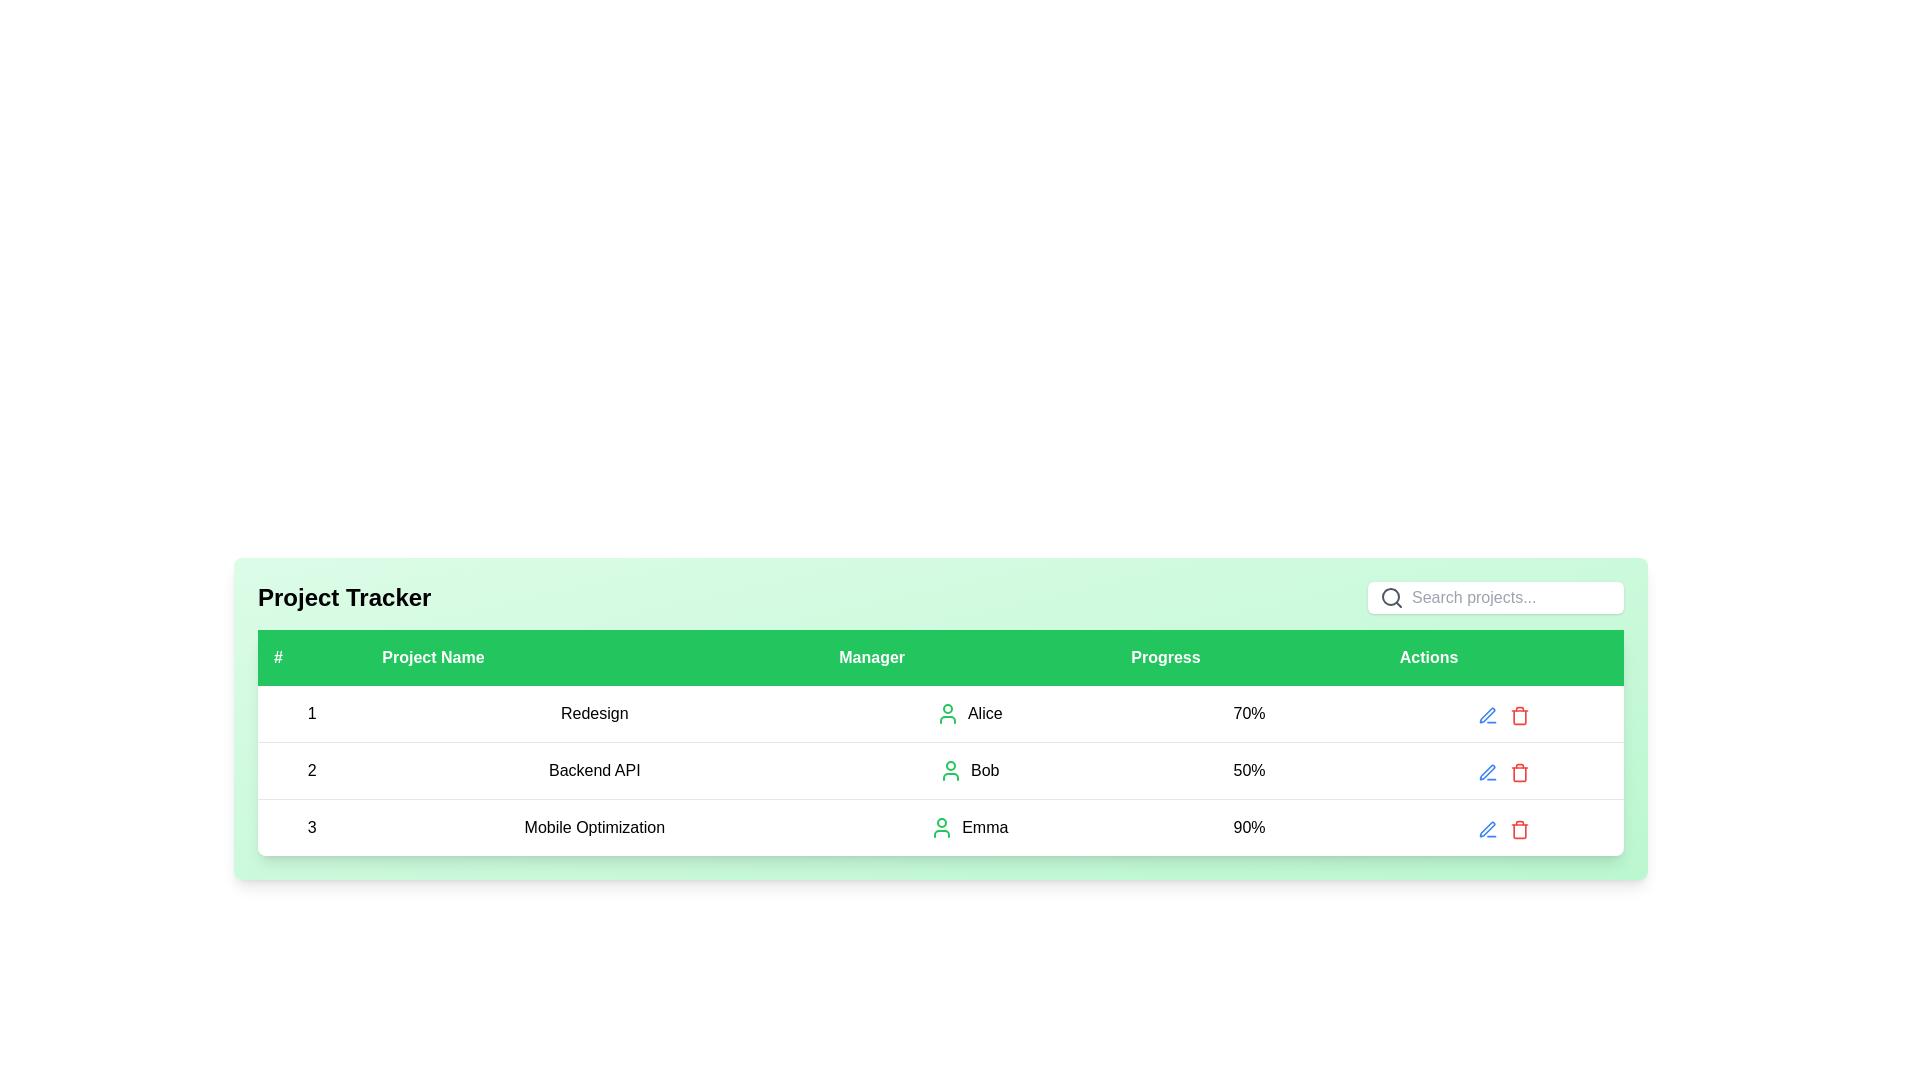 The width and height of the screenshot is (1920, 1080). What do you see at coordinates (1519, 773) in the screenshot?
I see `the deletion icon button located in the 'Actions' column of the second row of the table, adjacent to the 'Progress' column value ('50%') for the row labeled 'Backend API'` at bounding box center [1519, 773].